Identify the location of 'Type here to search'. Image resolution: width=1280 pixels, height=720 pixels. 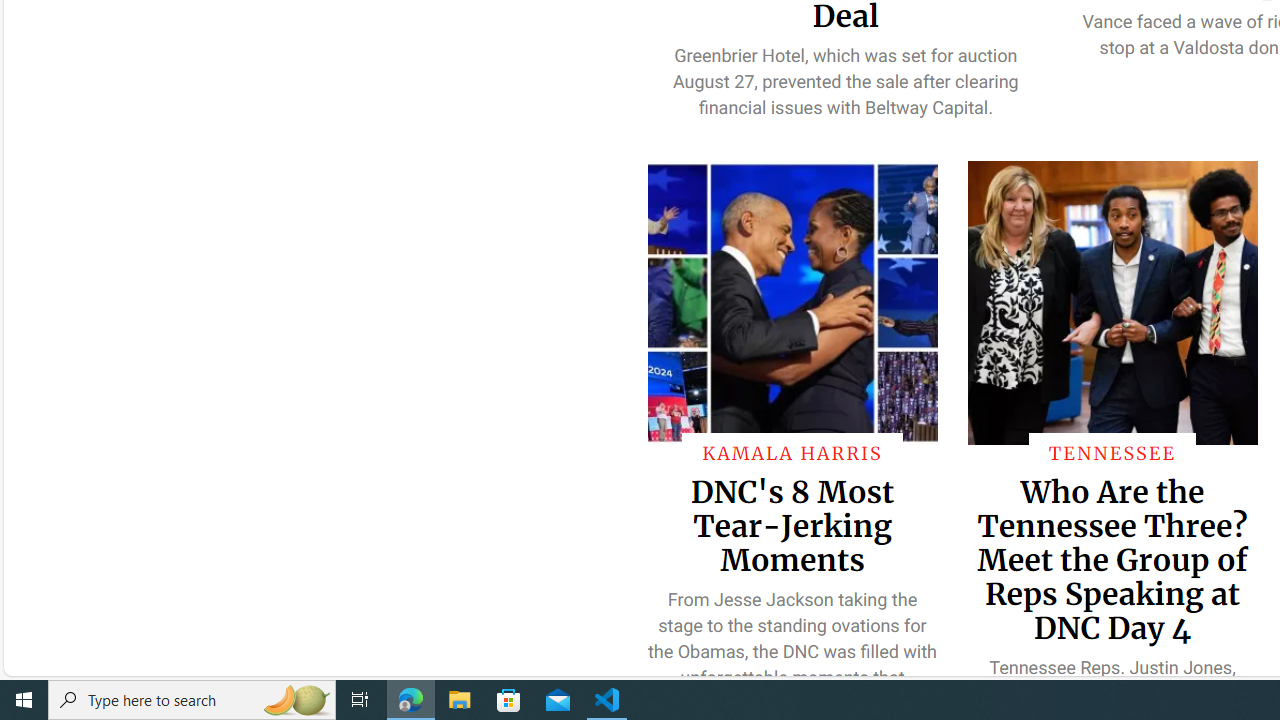
(192, 698).